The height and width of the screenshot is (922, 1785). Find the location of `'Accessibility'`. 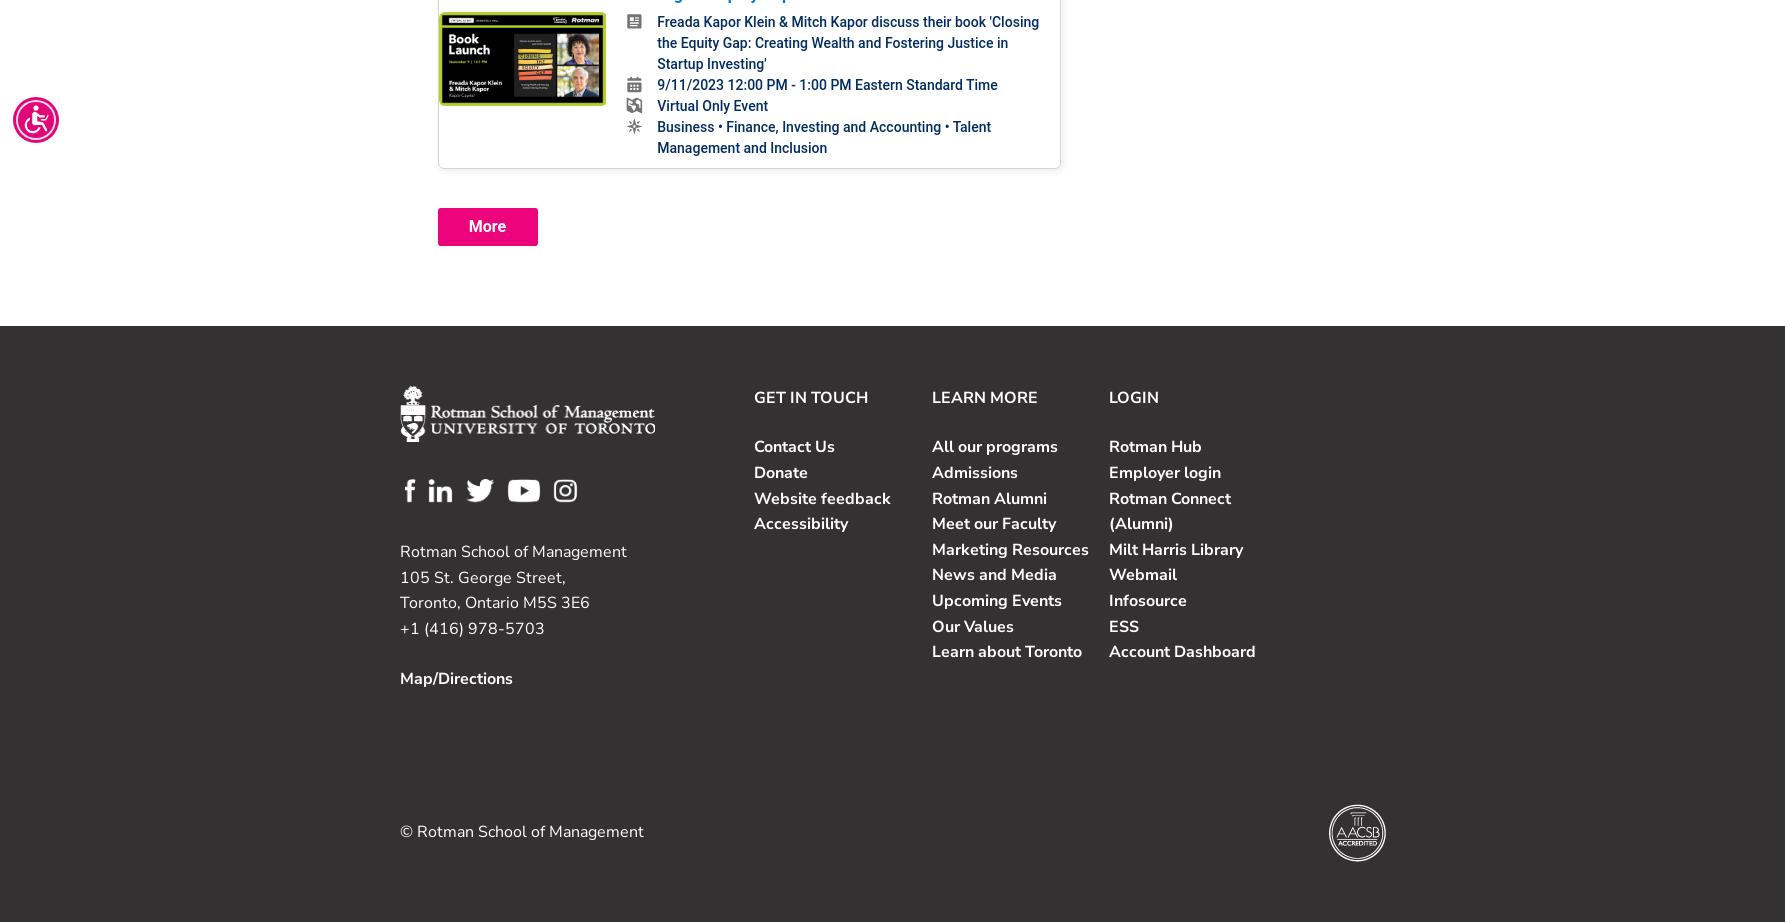

'Accessibility' is located at coordinates (752, 523).